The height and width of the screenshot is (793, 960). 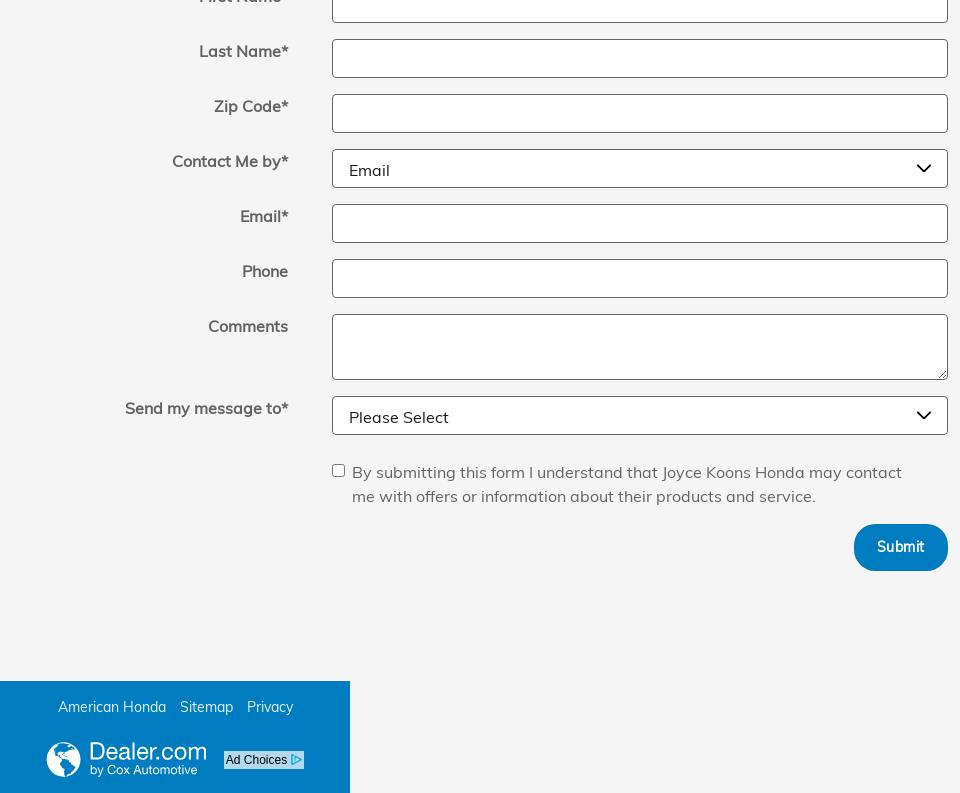 What do you see at coordinates (246, 324) in the screenshot?
I see `'Comments'` at bounding box center [246, 324].